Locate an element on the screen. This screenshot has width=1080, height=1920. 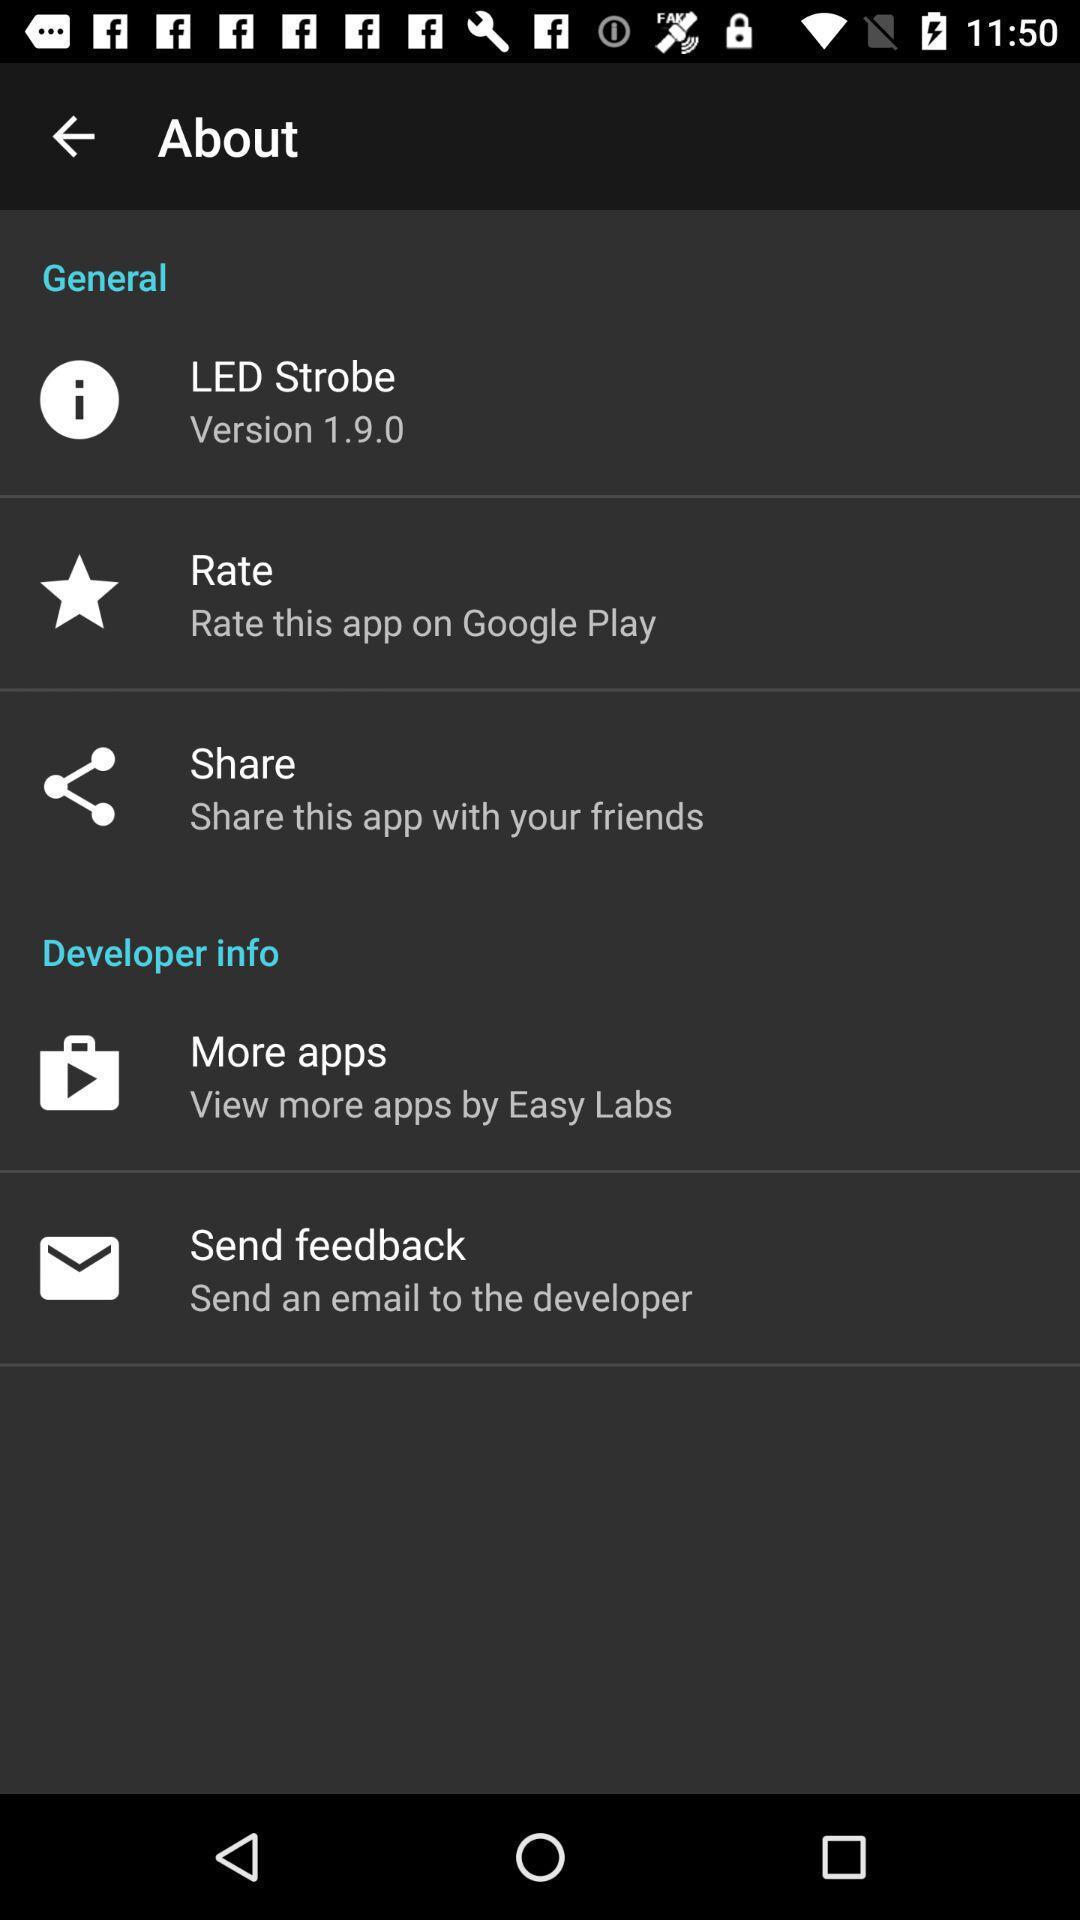
app to the left of the about is located at coordinates (72, 135).